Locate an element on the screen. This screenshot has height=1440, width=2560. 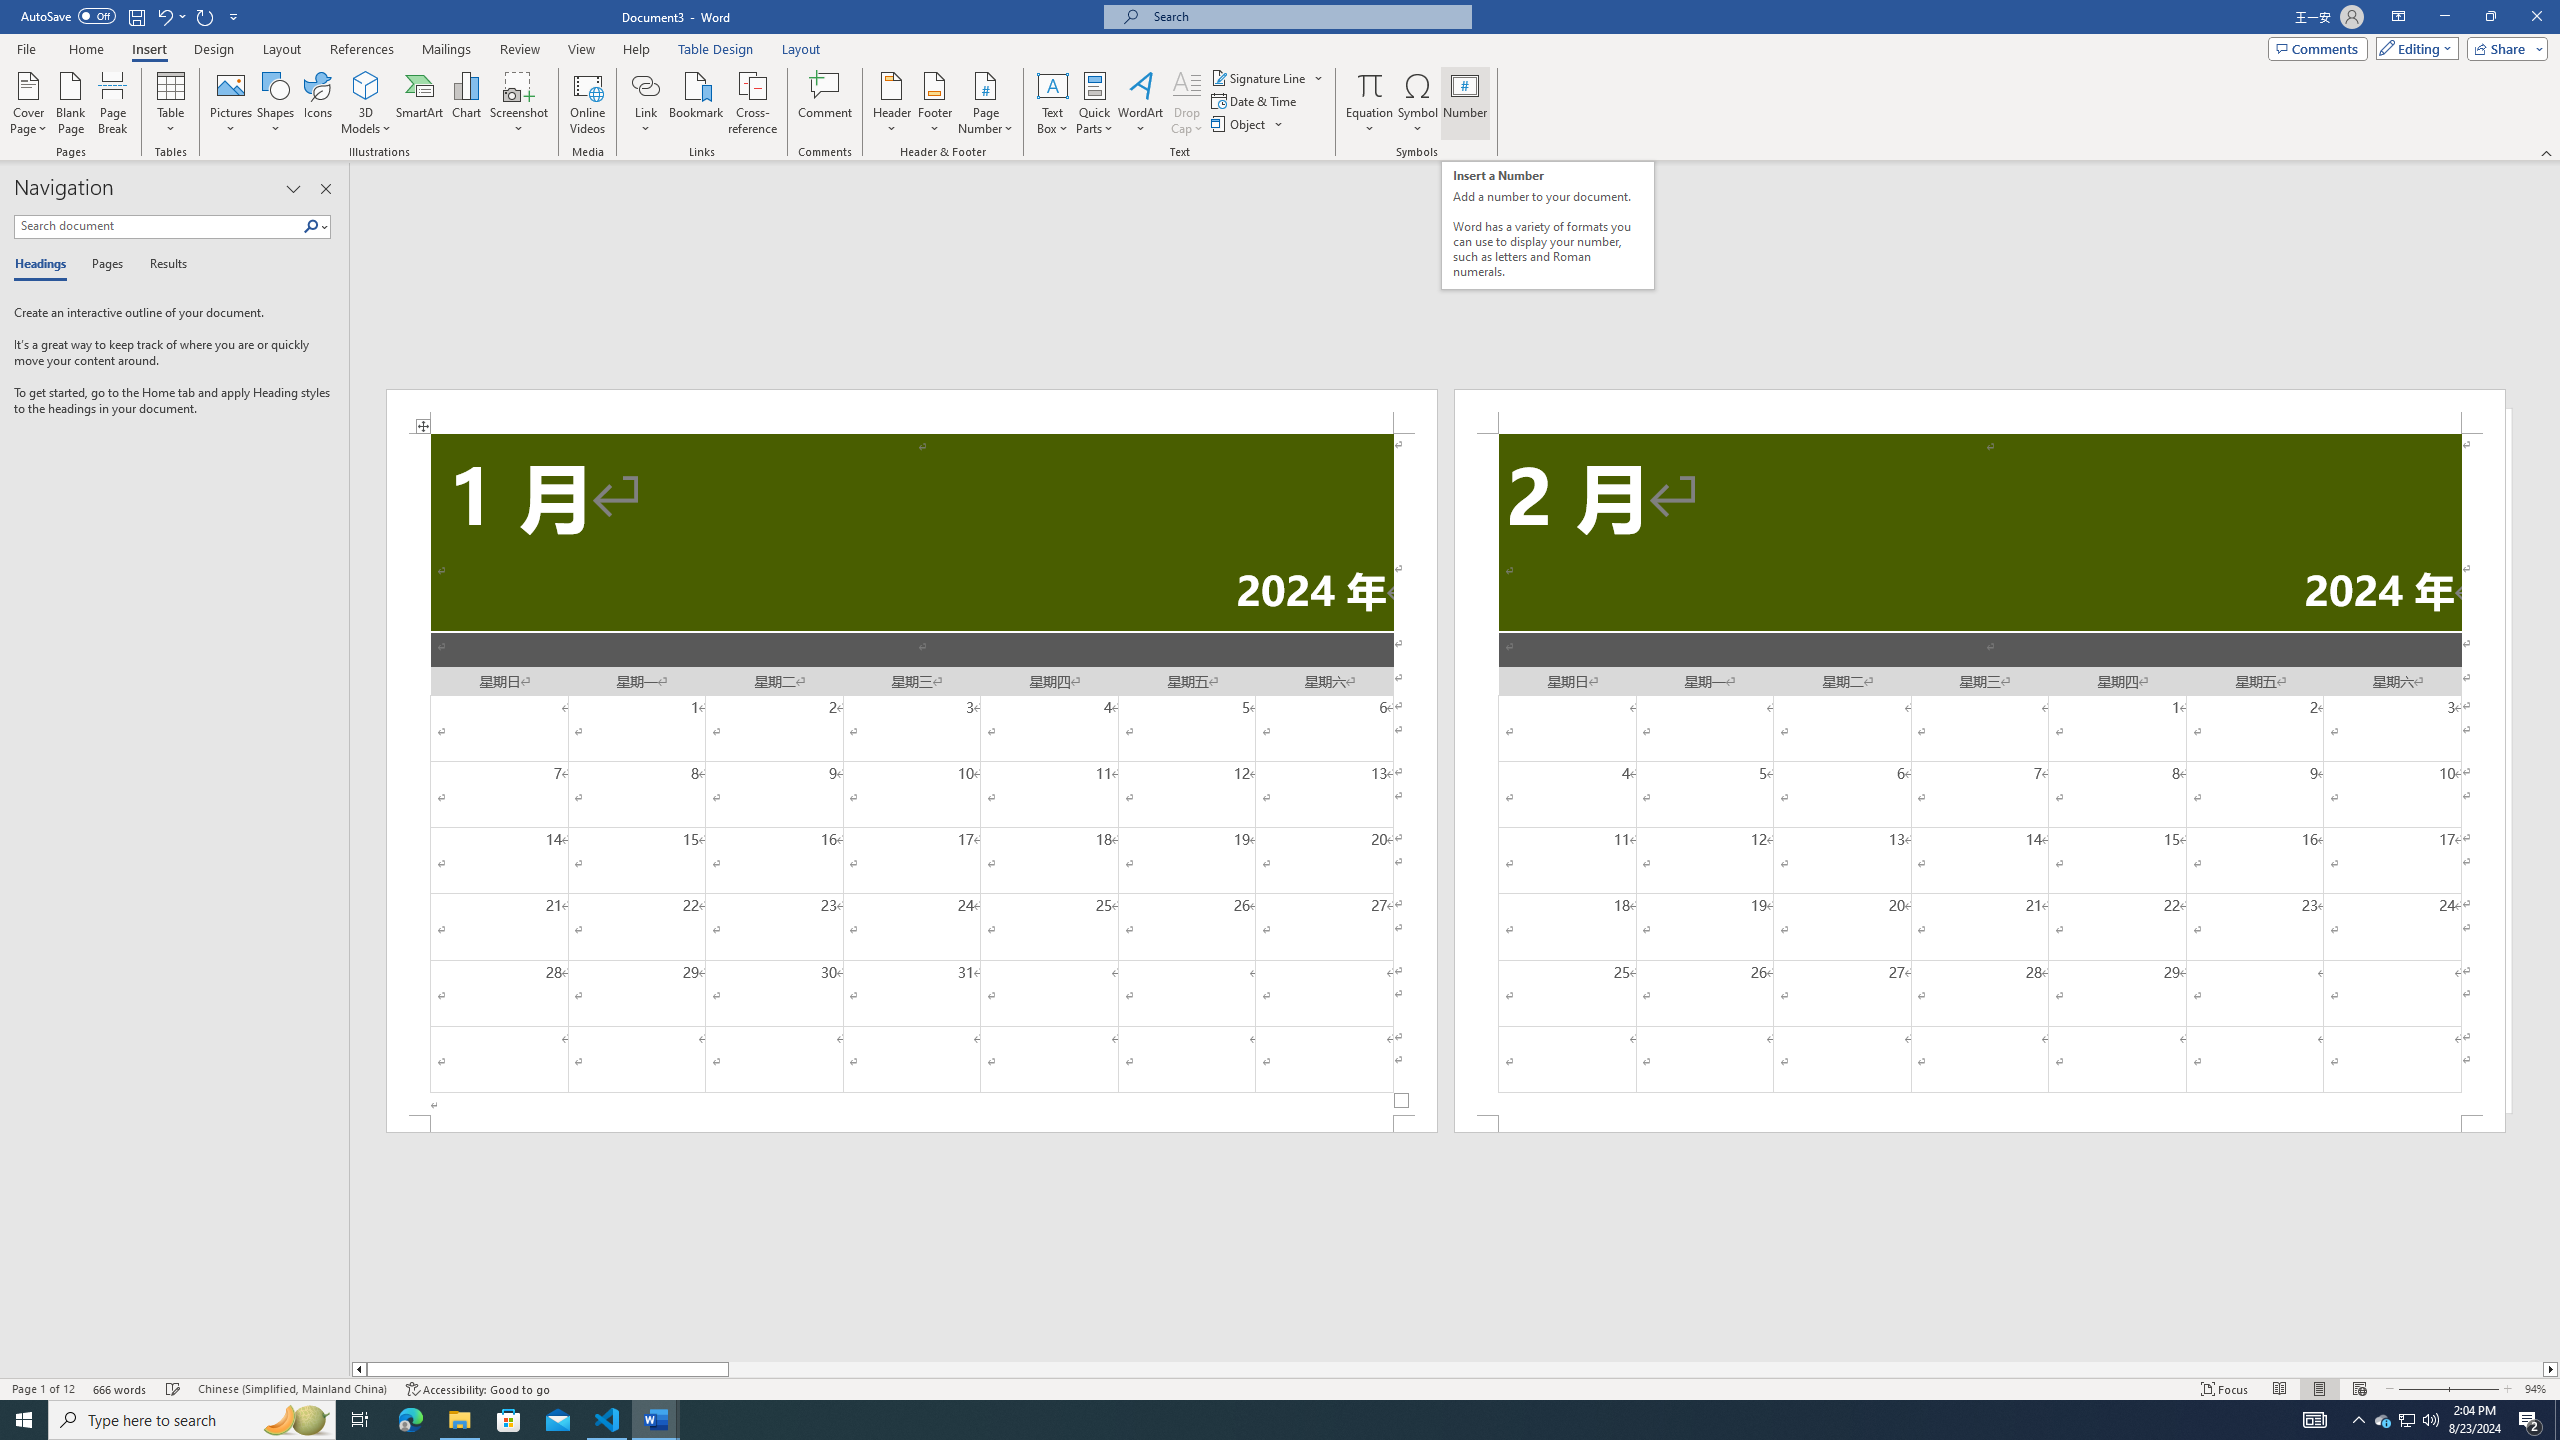
'Pictures' is located at coordinates (231, 103).